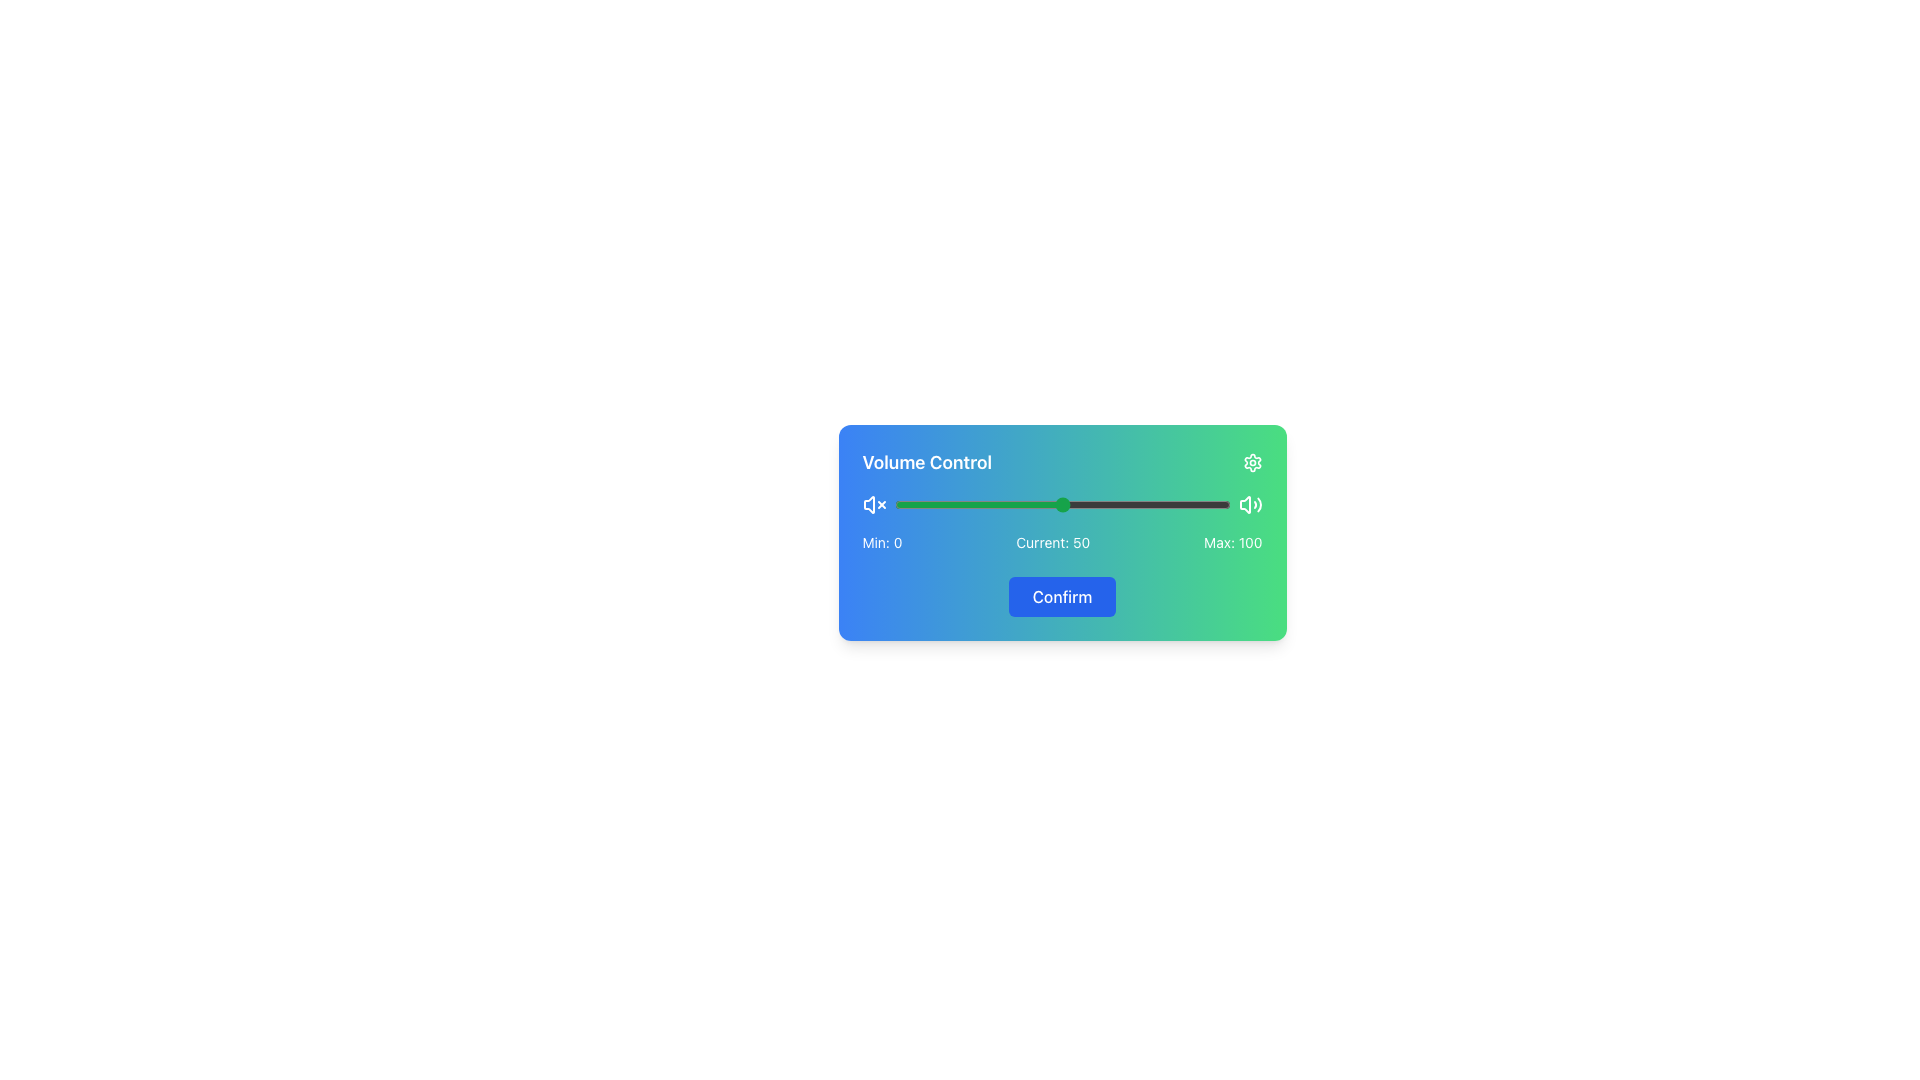 This screenshot has width=1920, height=1080. Describe the element at coordinates (1216, 504) in the screenshot. I see `the volume slider` at that location.